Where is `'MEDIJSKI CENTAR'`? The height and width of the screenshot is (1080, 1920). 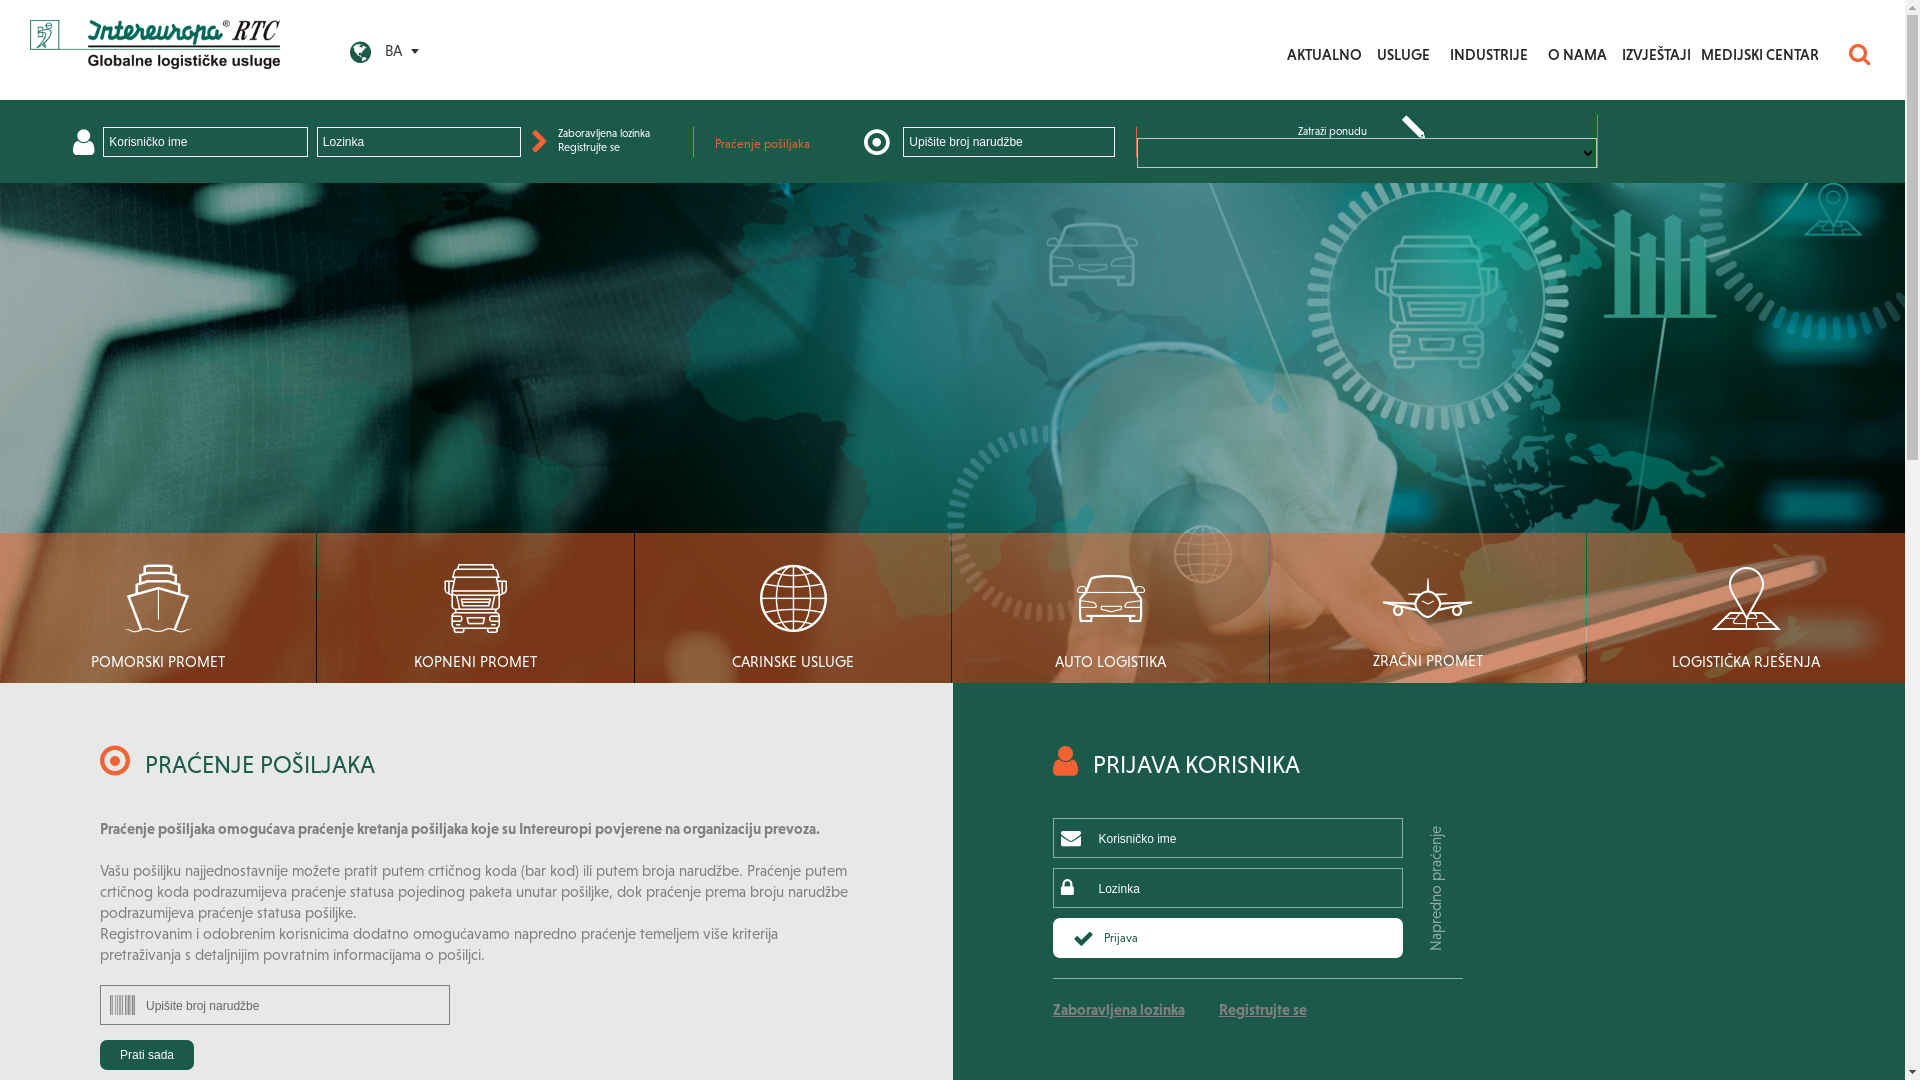 'MEDIJSKI CENTAR' is located at coordinates (1760, 56).